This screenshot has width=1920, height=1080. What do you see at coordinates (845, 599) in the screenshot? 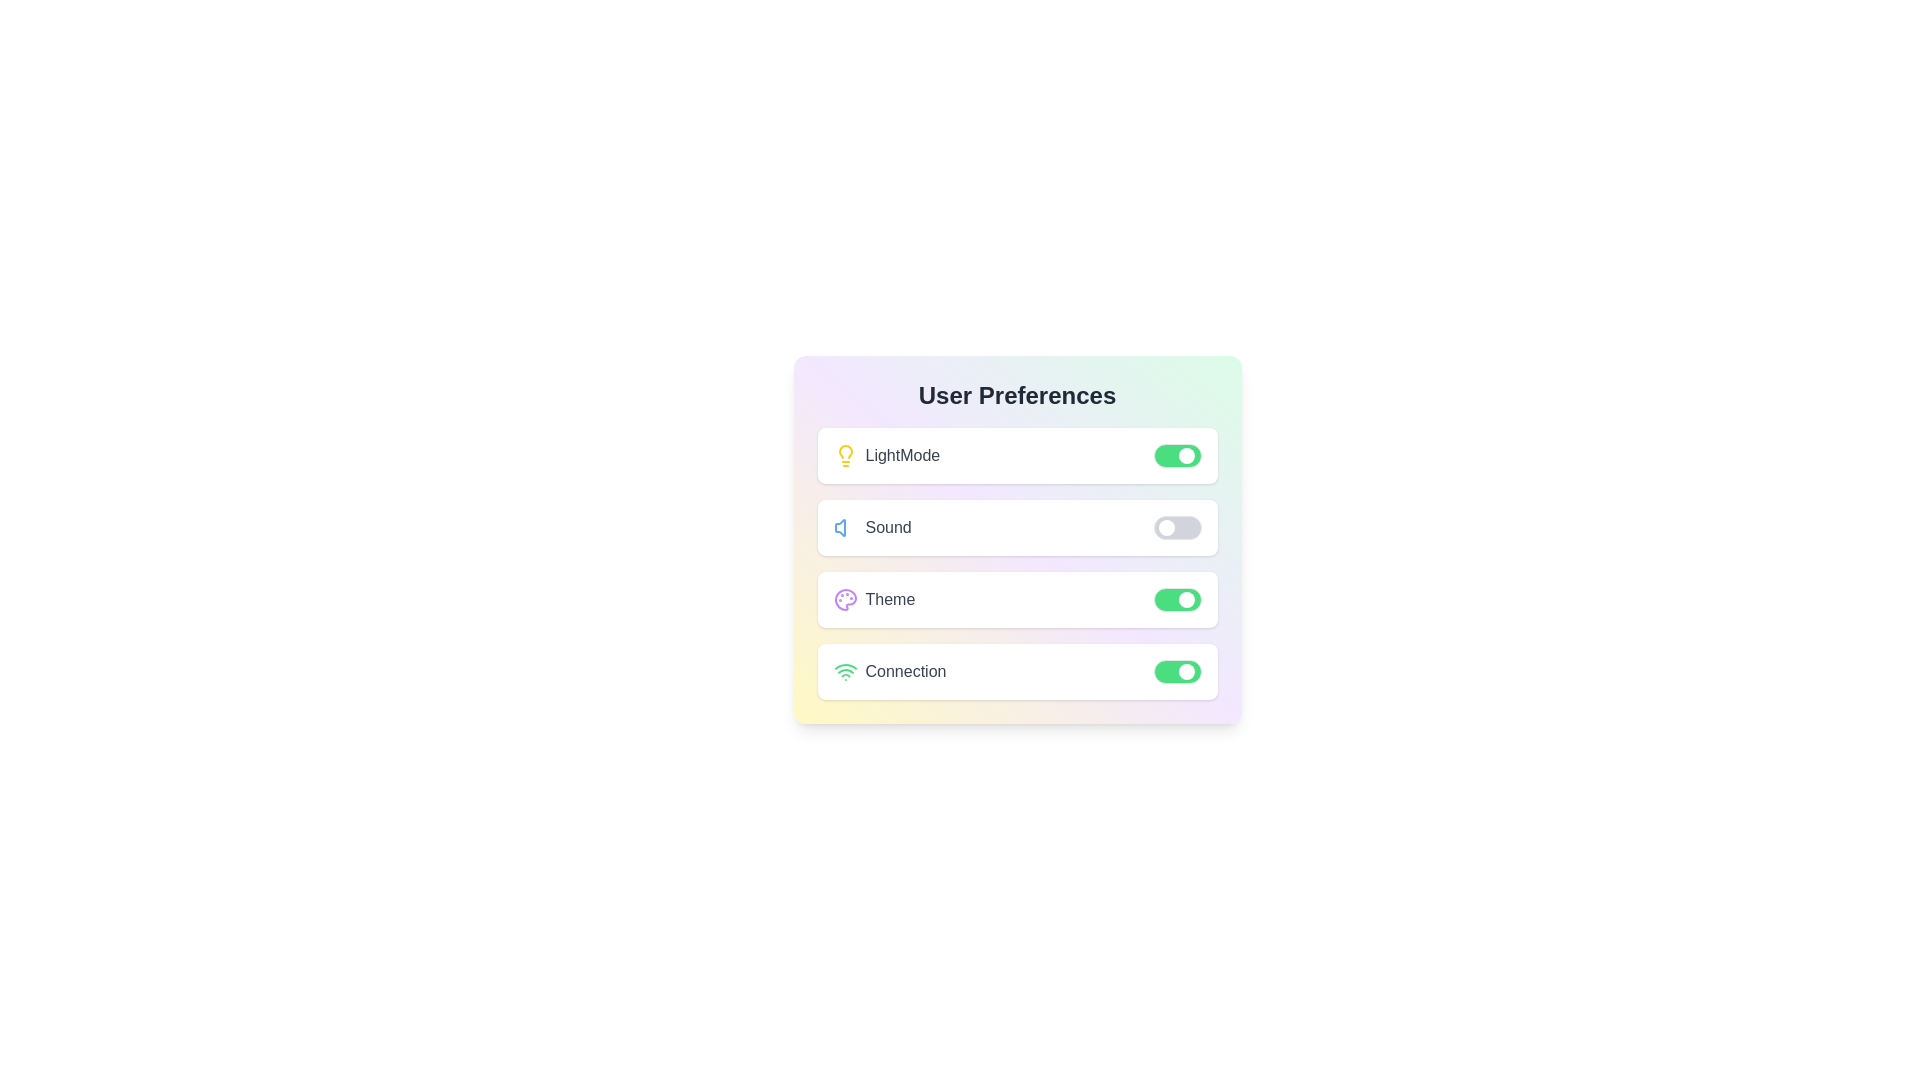
I see `the theme customization icon located in the third row of the 'User Preferences' section, to the left of the label text and switch toggle` at bounding box center [845, 599].